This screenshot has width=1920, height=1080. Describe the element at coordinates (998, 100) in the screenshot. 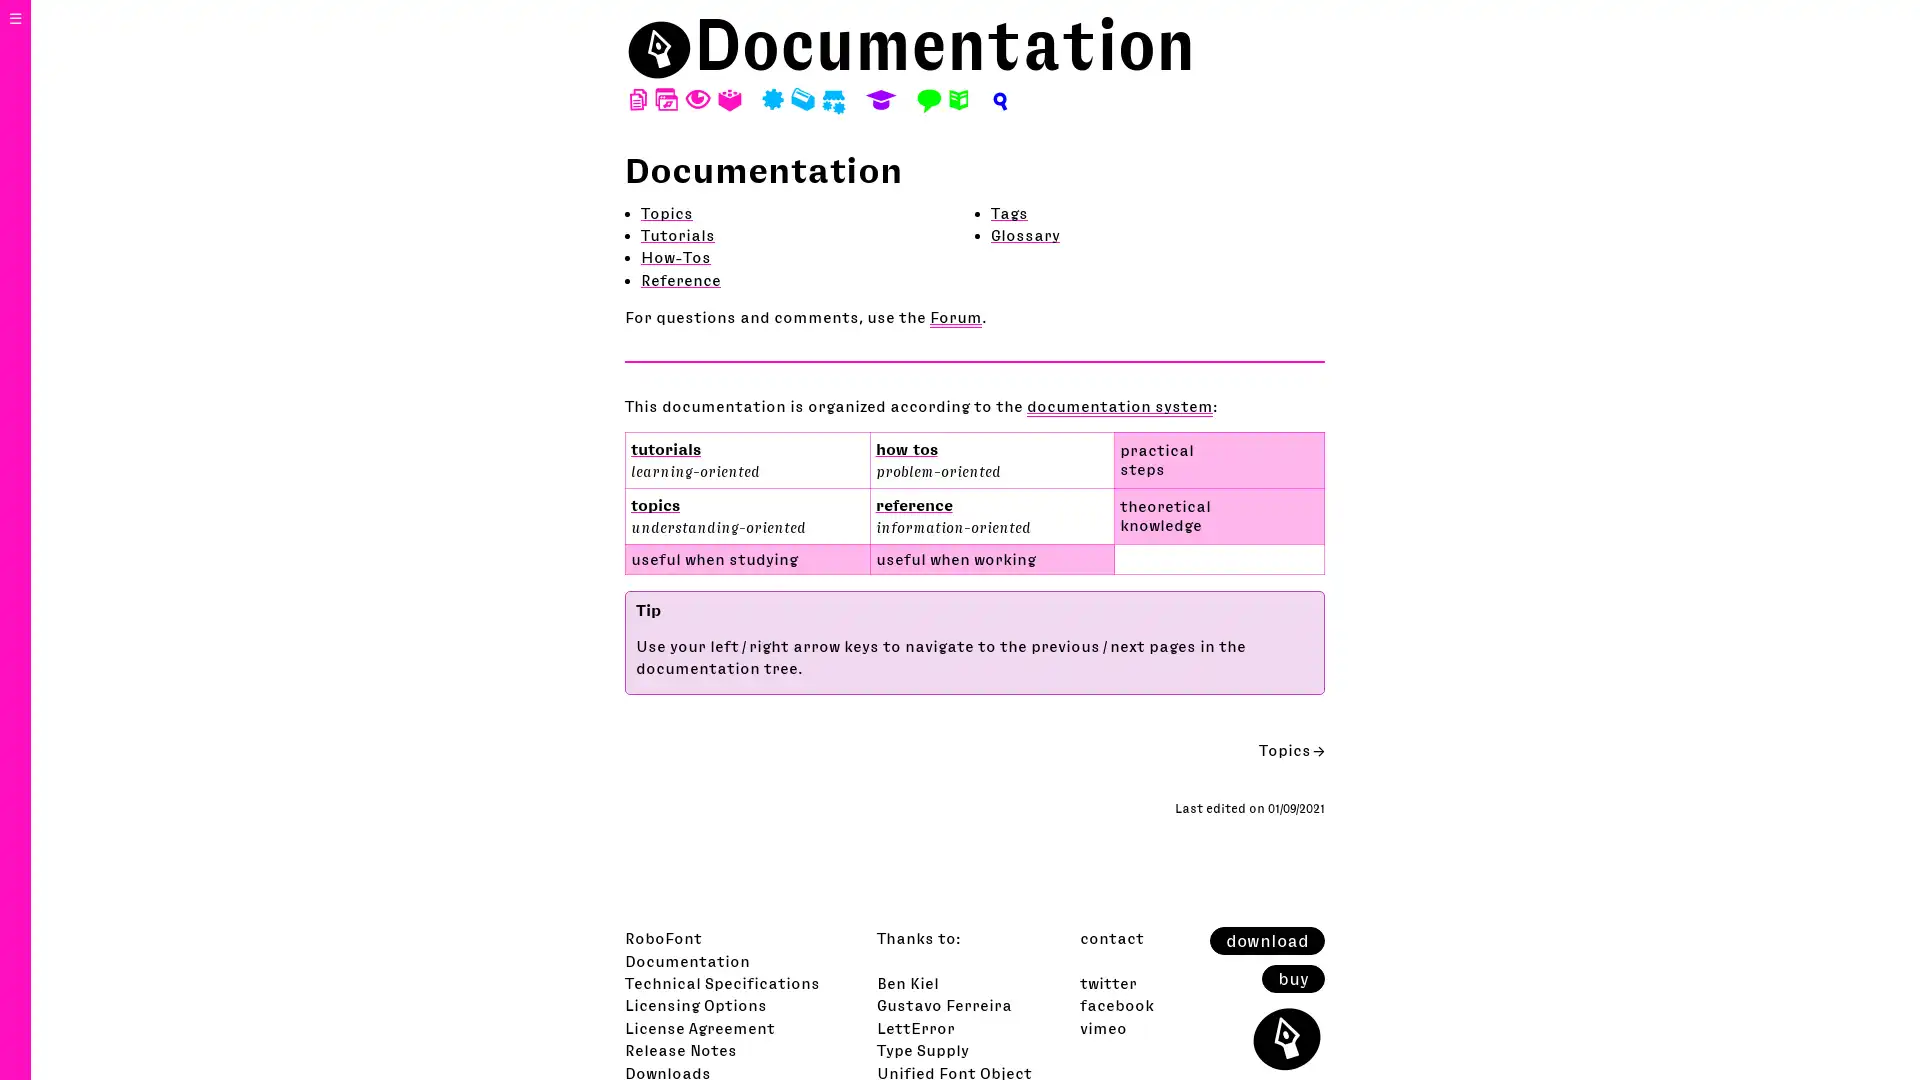

I see `?` at that location.